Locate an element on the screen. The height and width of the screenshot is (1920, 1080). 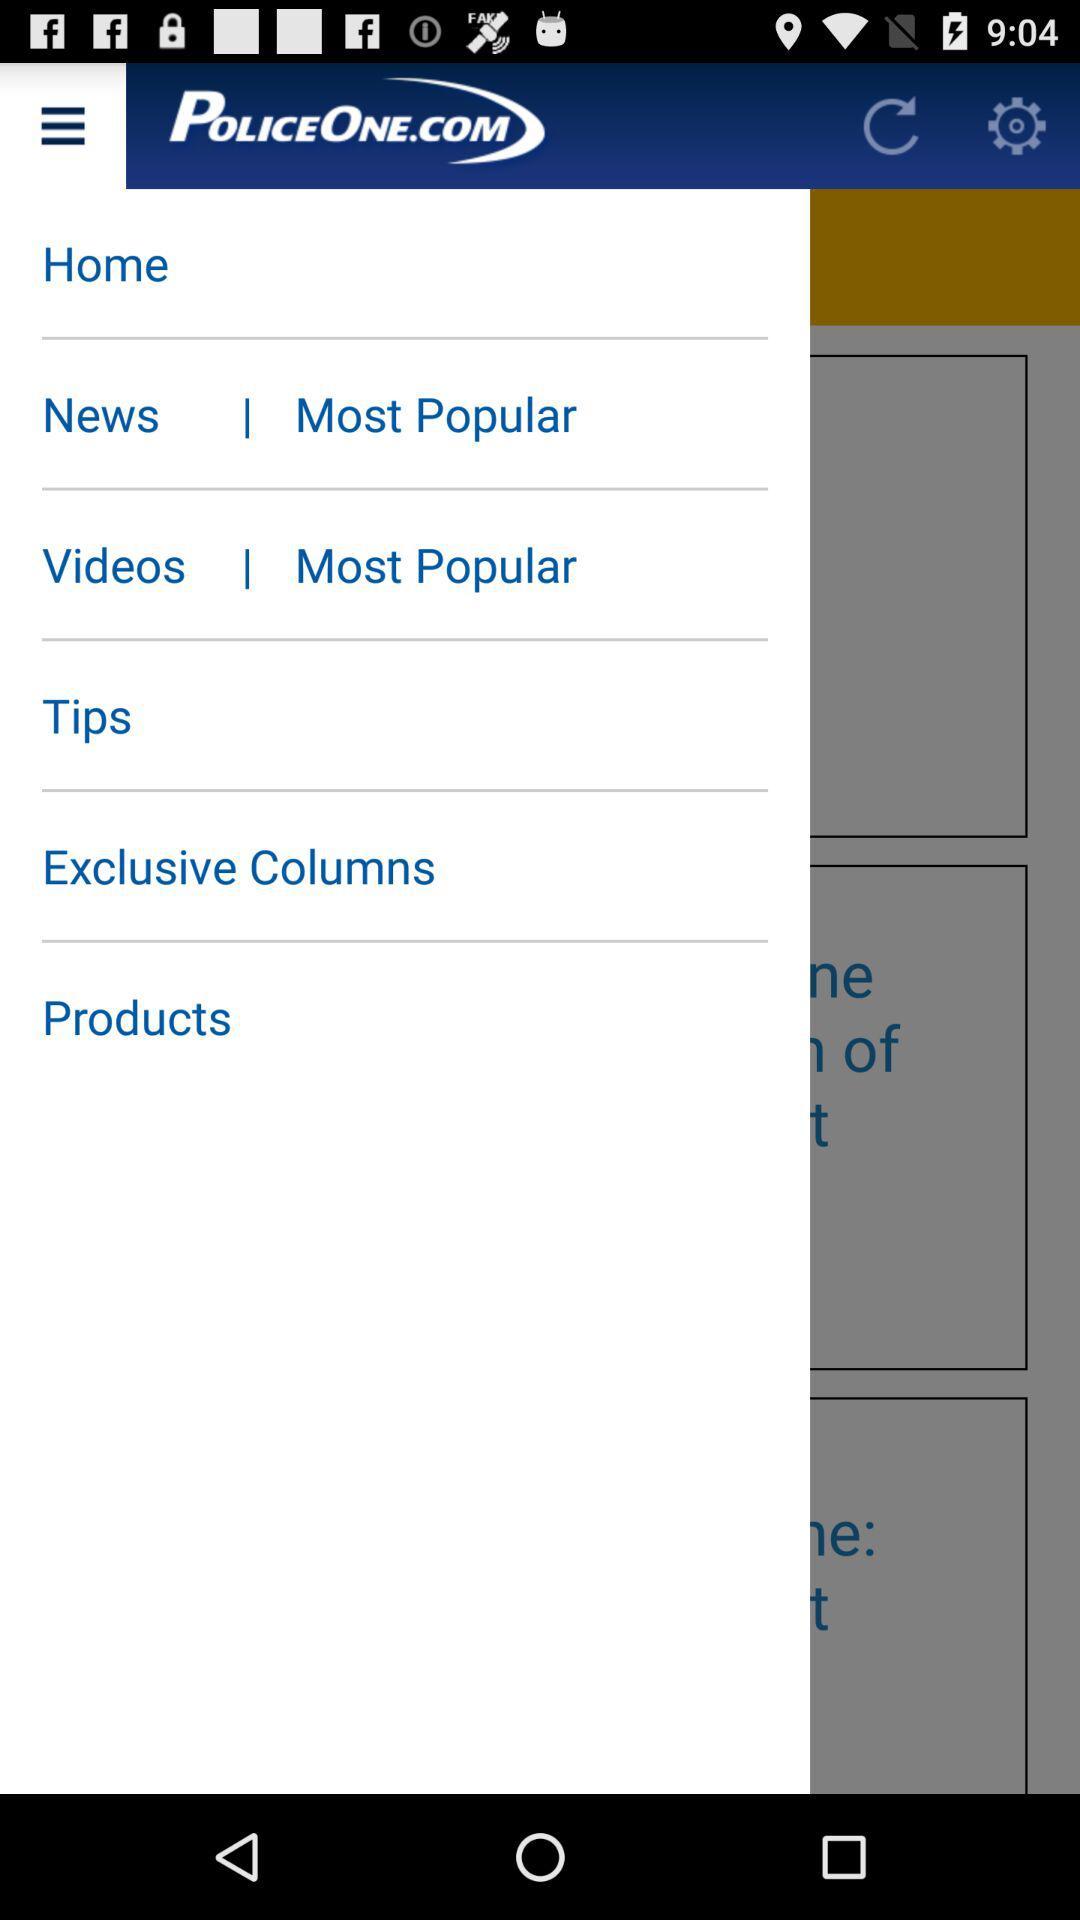
the menu icon is located at coordinates (61, 133).